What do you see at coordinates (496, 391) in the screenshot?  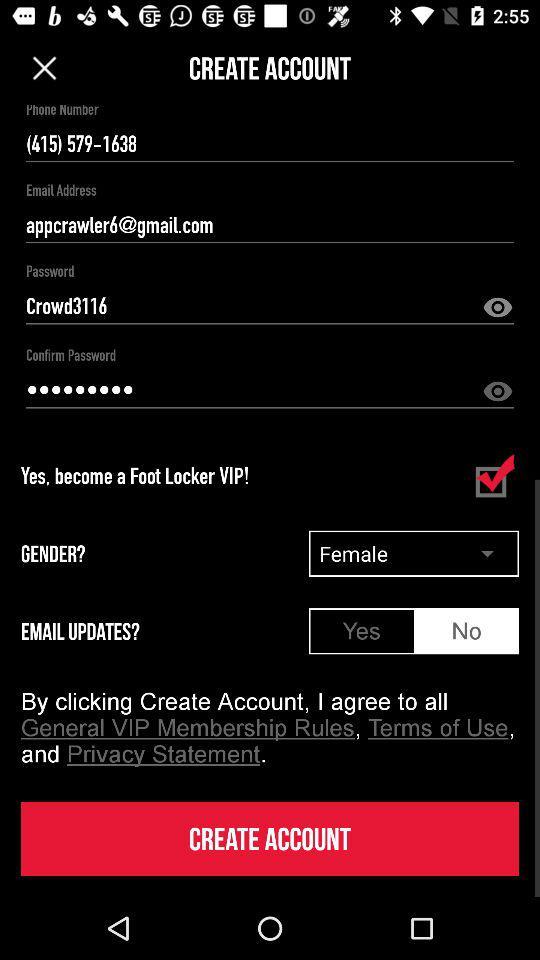 I see `the visibility icon` at bounding box center [496, 391].